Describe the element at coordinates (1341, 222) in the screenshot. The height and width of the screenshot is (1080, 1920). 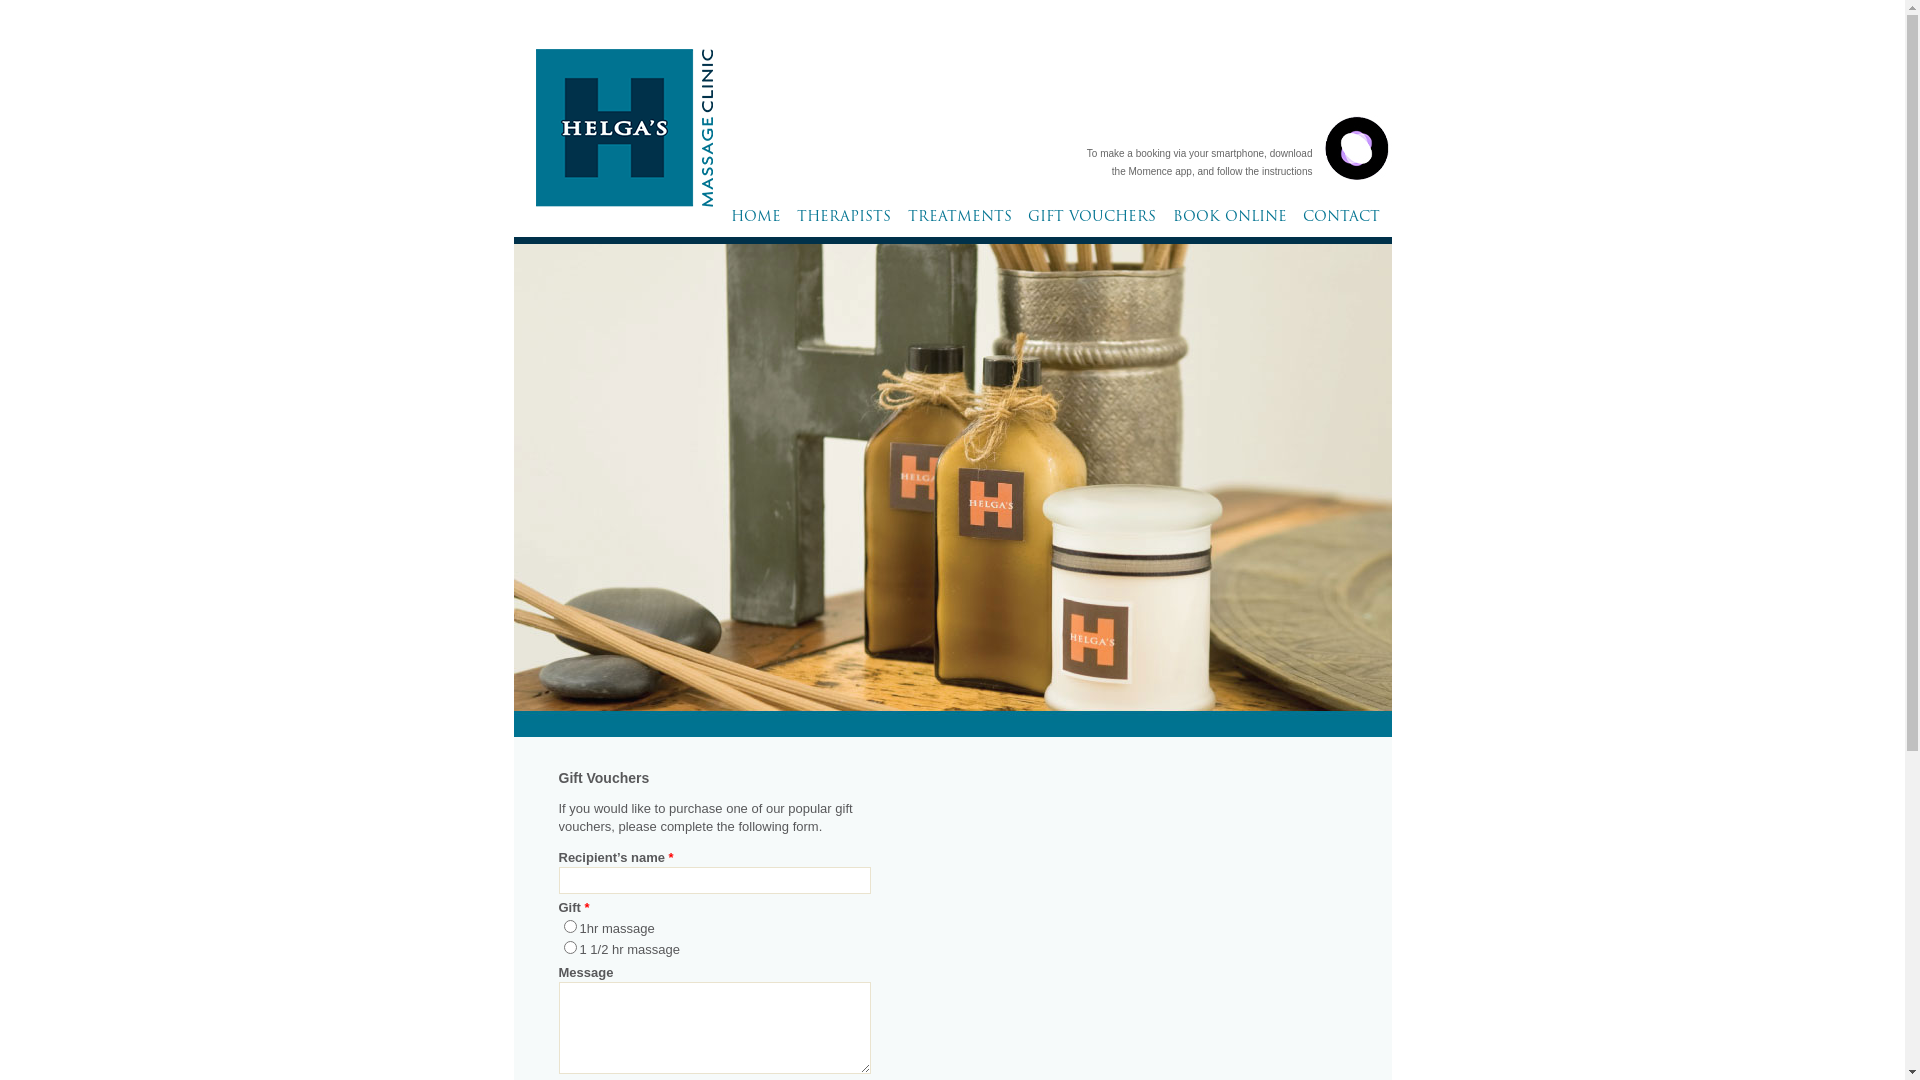
I see `'CONTACT'` at that location.